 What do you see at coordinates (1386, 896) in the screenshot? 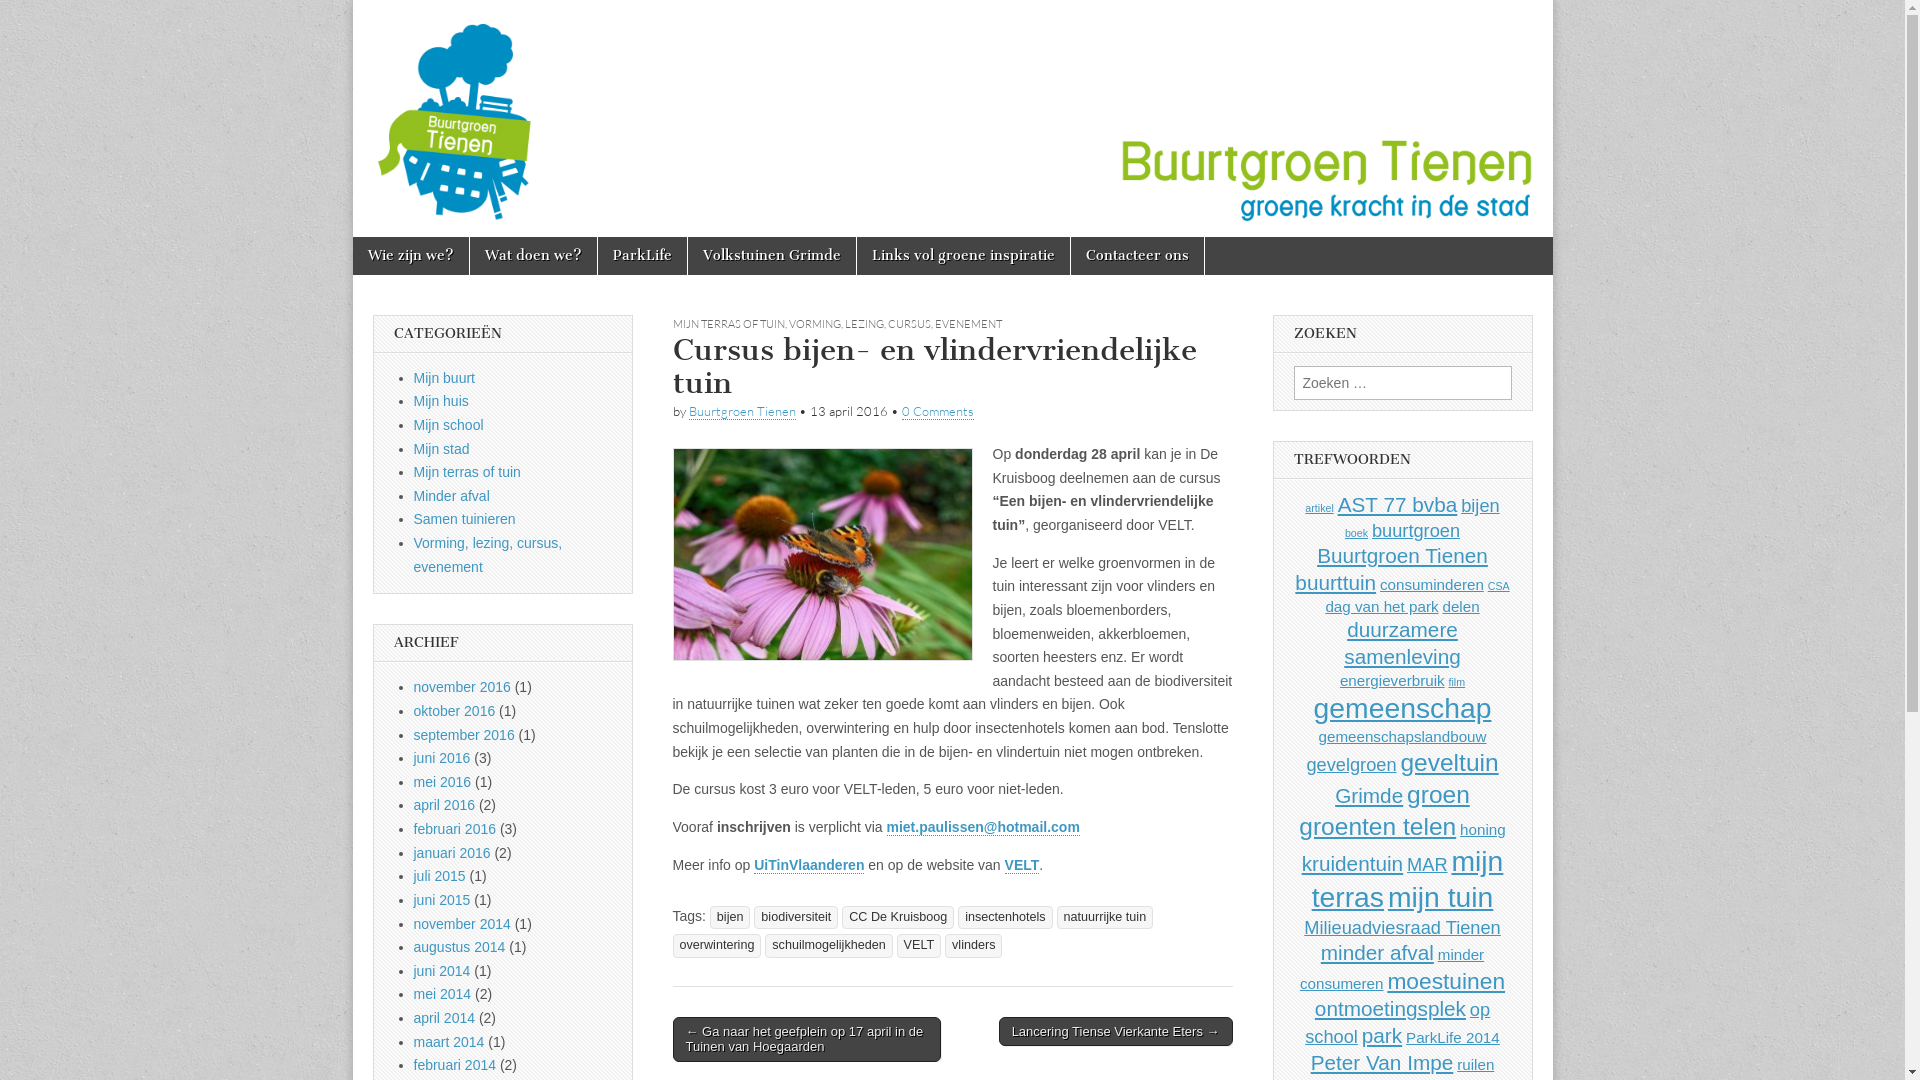
I see `'mijn tuin'` at bounding box center [1386, 896].